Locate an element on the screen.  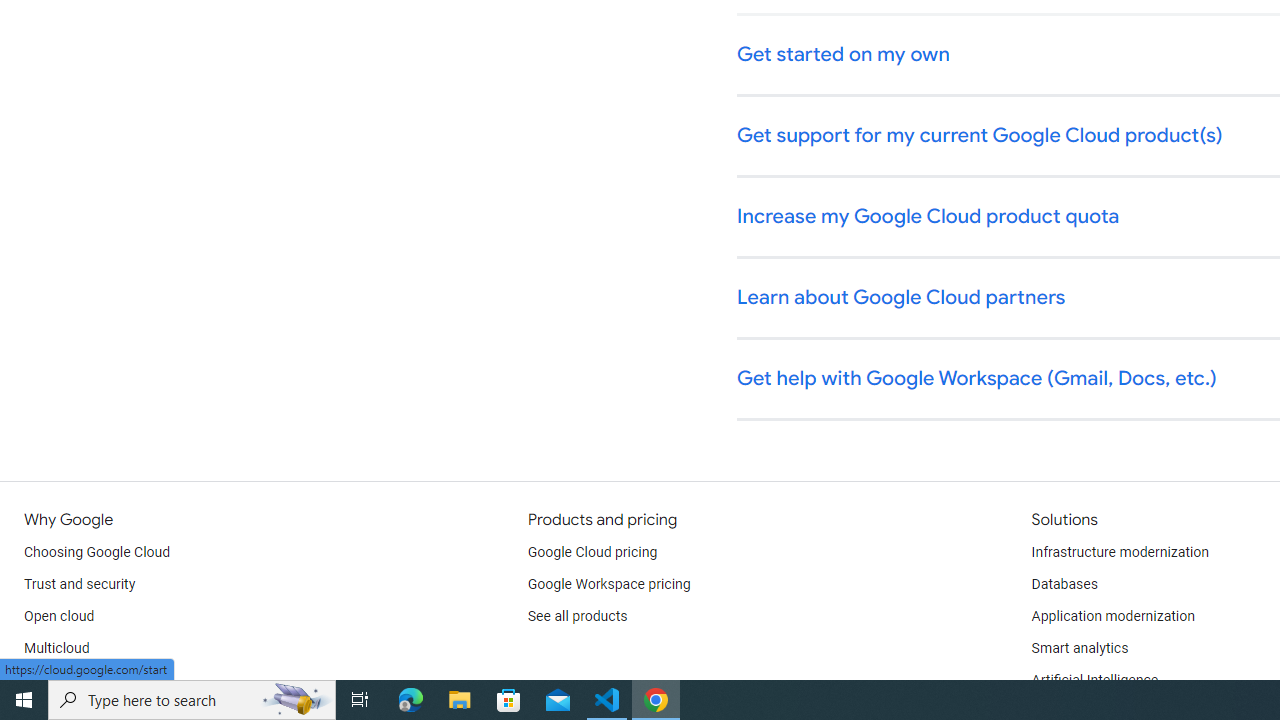
'Choosing Google Cloud' is located at coordinates (96, 552).